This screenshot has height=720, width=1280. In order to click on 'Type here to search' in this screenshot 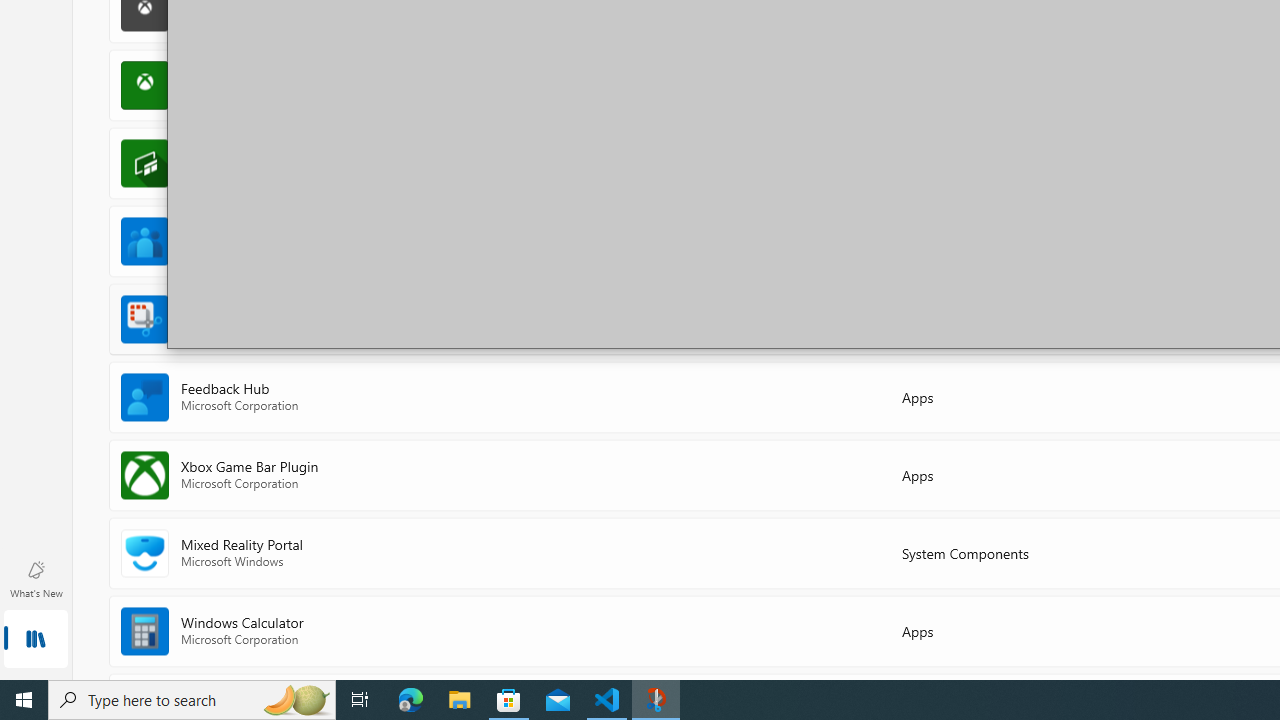, I will do `click(192, 698)`.